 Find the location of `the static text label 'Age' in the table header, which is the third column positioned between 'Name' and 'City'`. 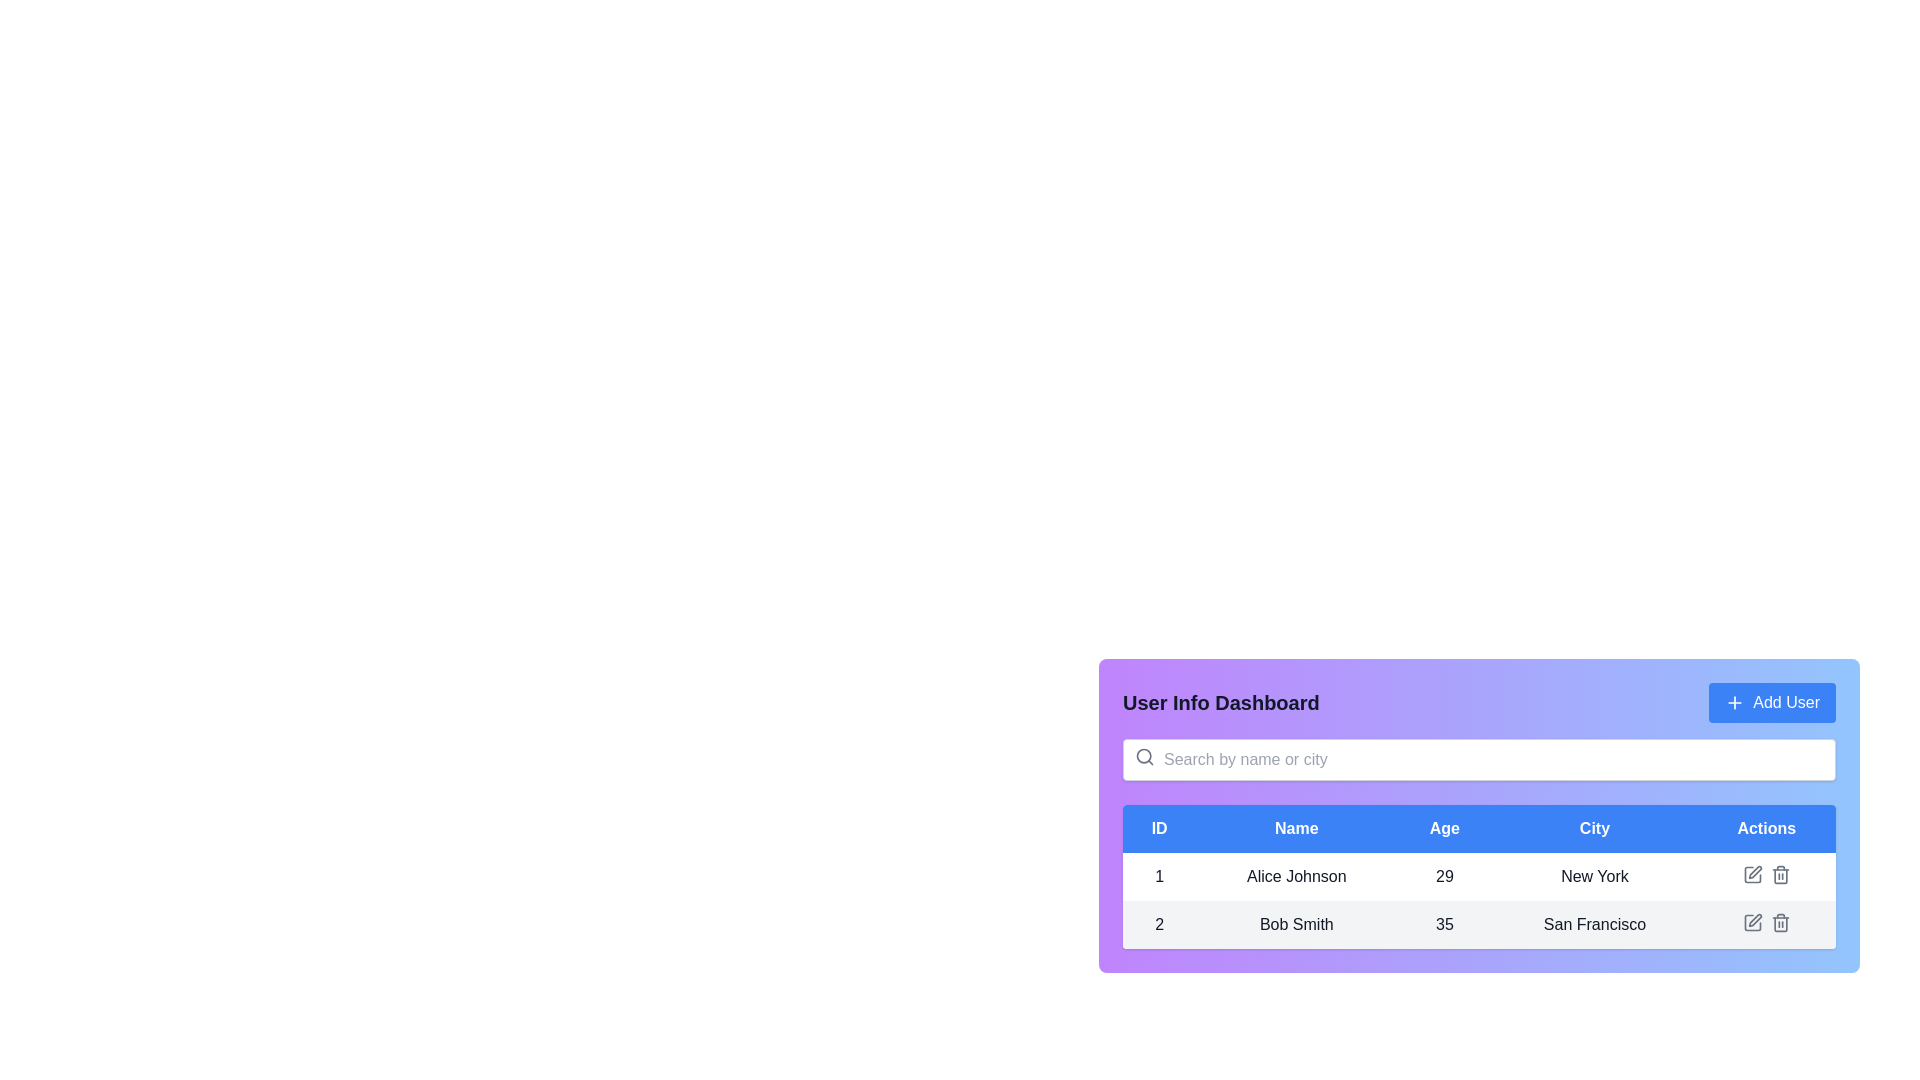

the static text label 'Age' in the table header, which is the third column positioned between 'Name' and 'City' is located at coordinates (1444, 829).